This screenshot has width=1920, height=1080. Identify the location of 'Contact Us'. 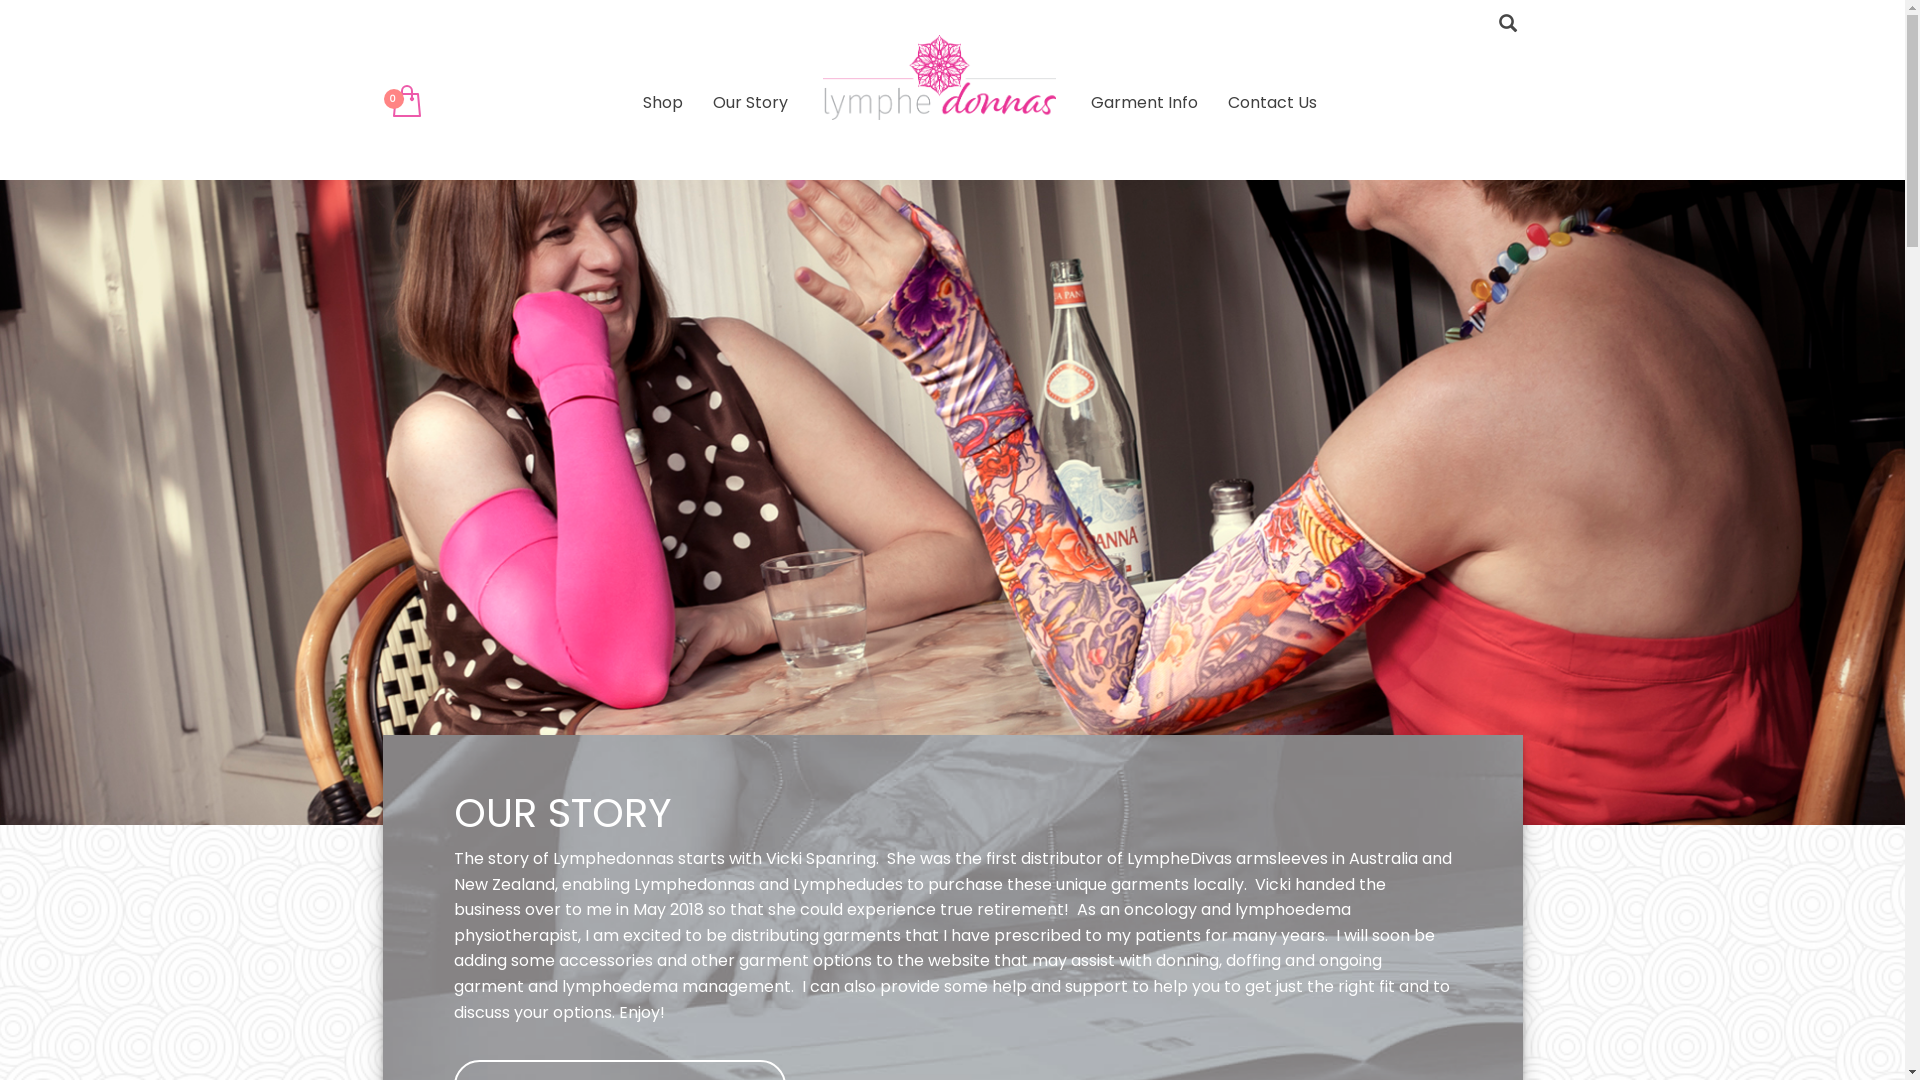
(1271, 102).